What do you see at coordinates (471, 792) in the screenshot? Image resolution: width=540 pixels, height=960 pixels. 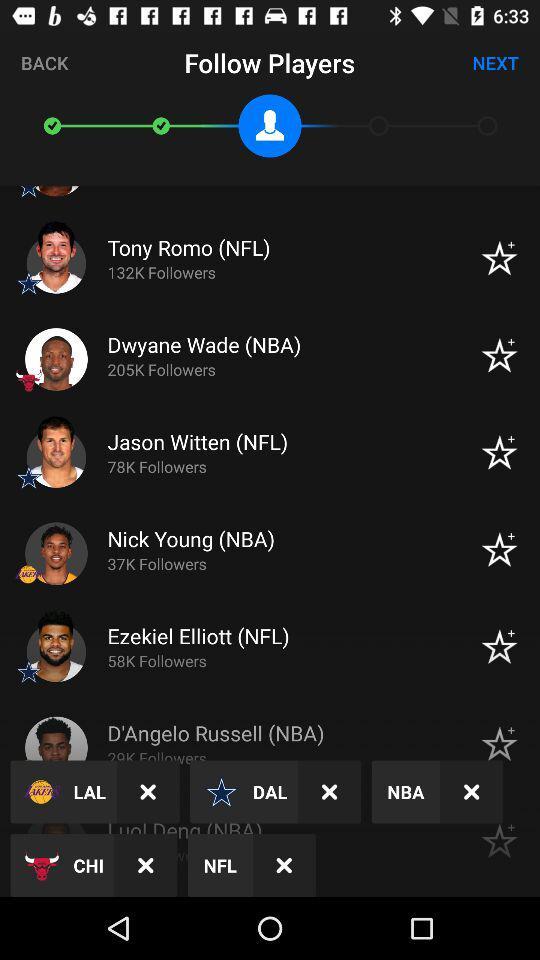 I see `the close icon` at bounding box center [471, 792].